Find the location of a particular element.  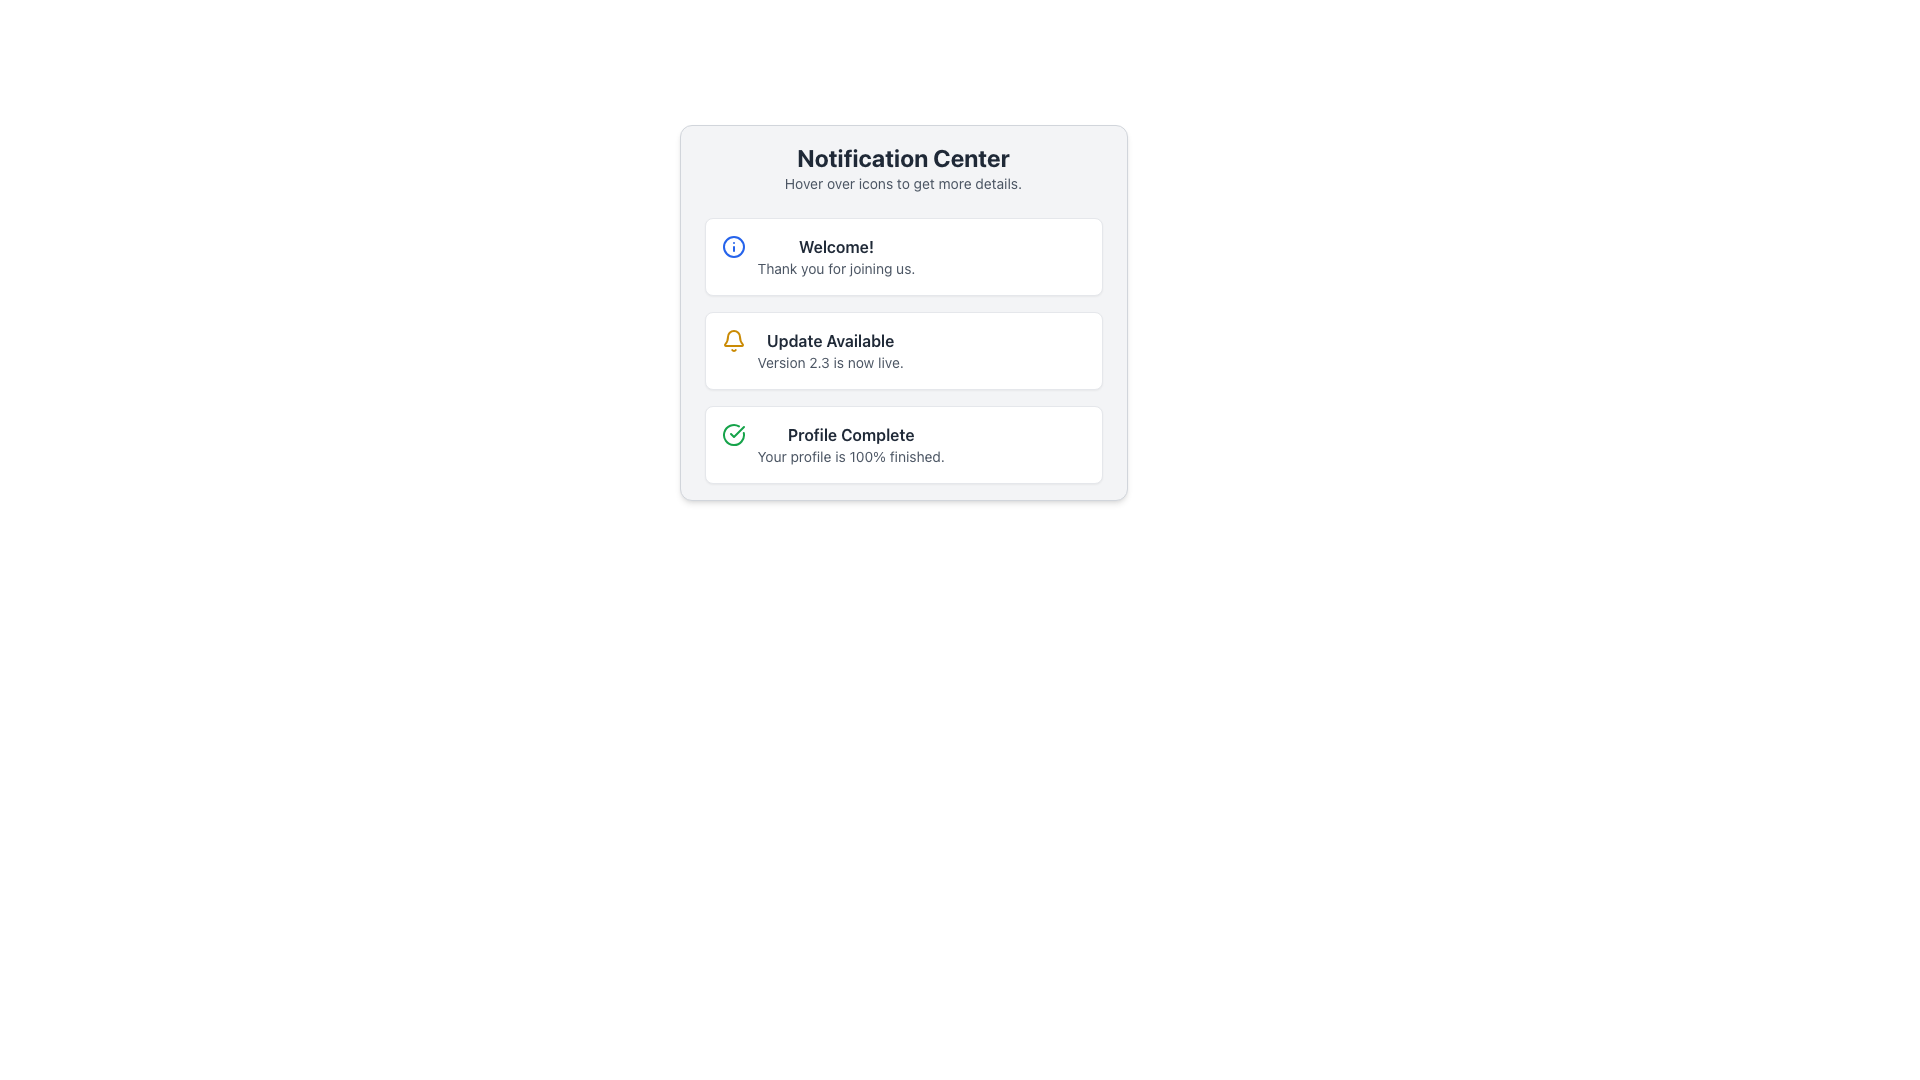

the 'Welcome!' text block element in the Notification Center, which contains a greeting and a thank you message is located at coordinates (836, 256).